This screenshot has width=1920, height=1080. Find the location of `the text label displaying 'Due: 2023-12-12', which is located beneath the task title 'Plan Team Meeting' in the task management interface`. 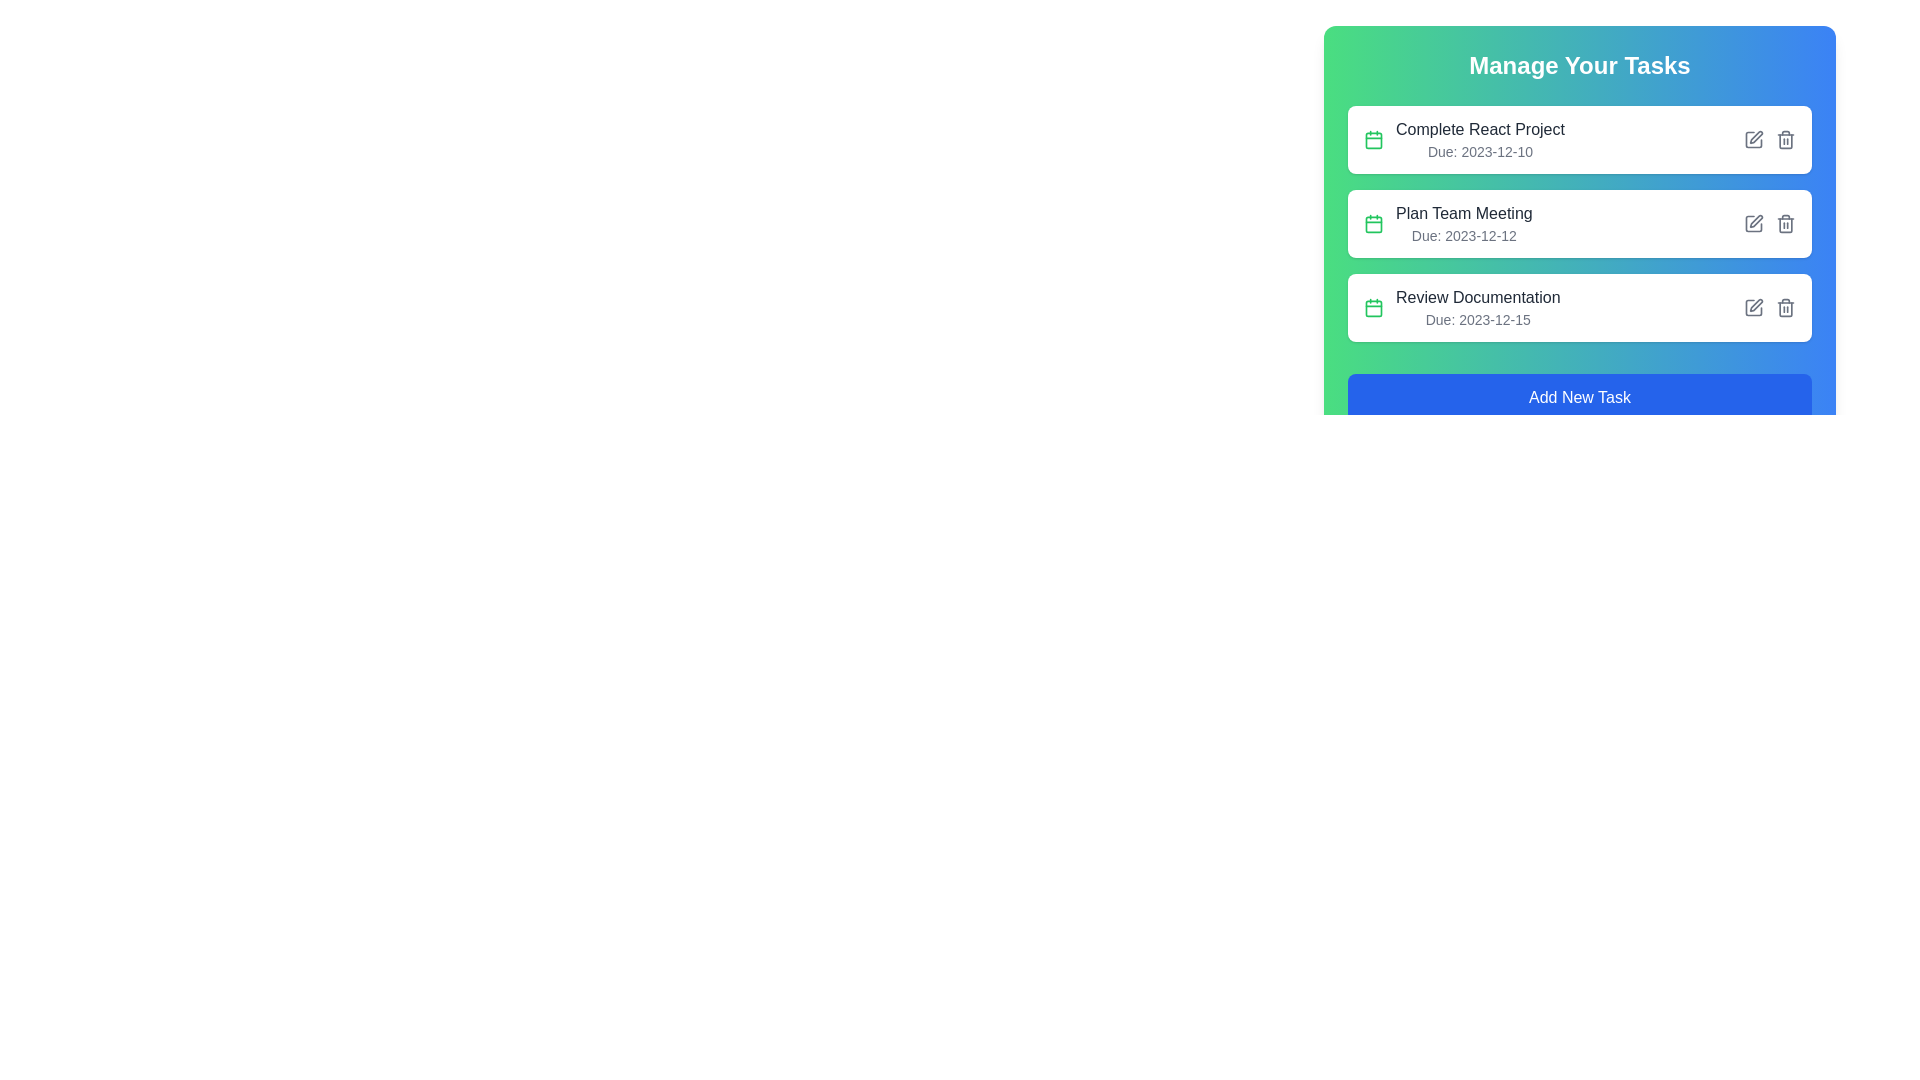

the text label displaying 'Due: 2023-12-12', which is located beneath the task title 'Plan Team Meeting' in the task management interface is located at coordinates (1464, 234).